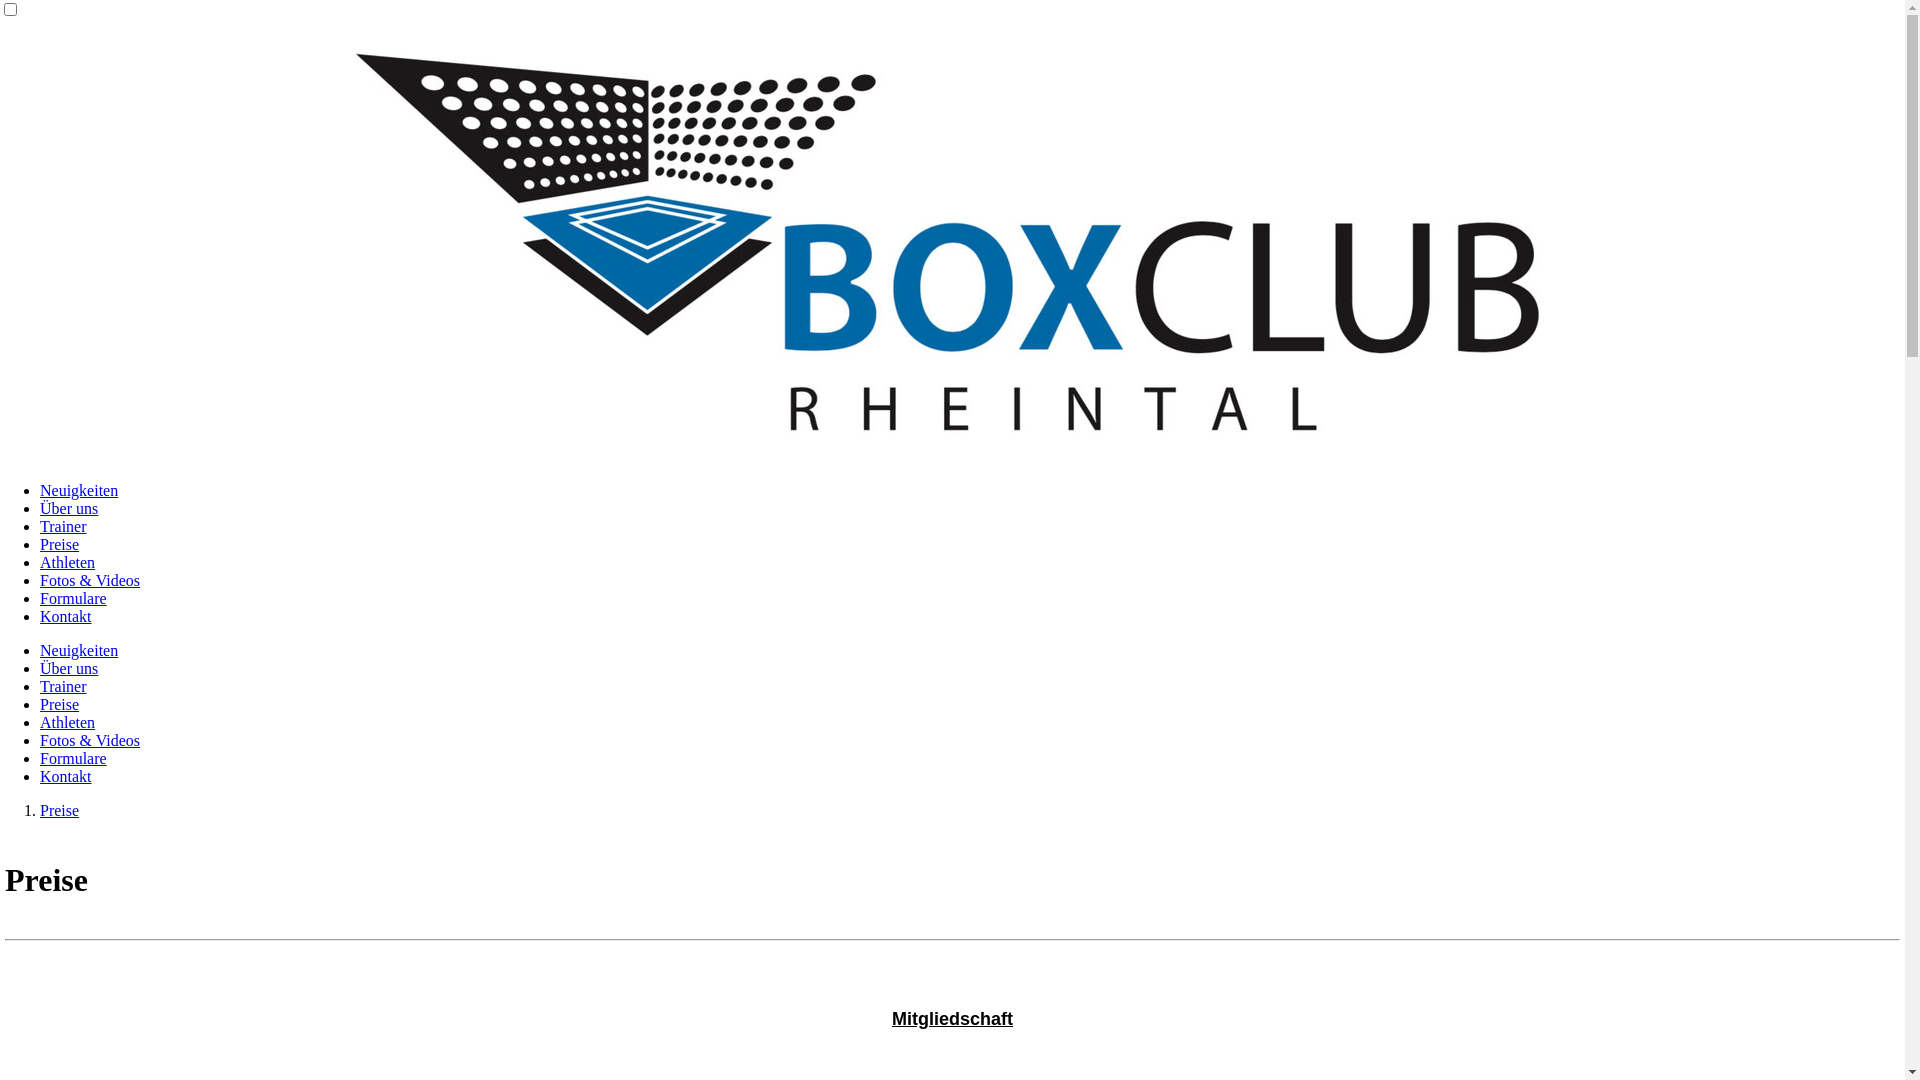  I want to click on 'Athleten', so click(67, 562).